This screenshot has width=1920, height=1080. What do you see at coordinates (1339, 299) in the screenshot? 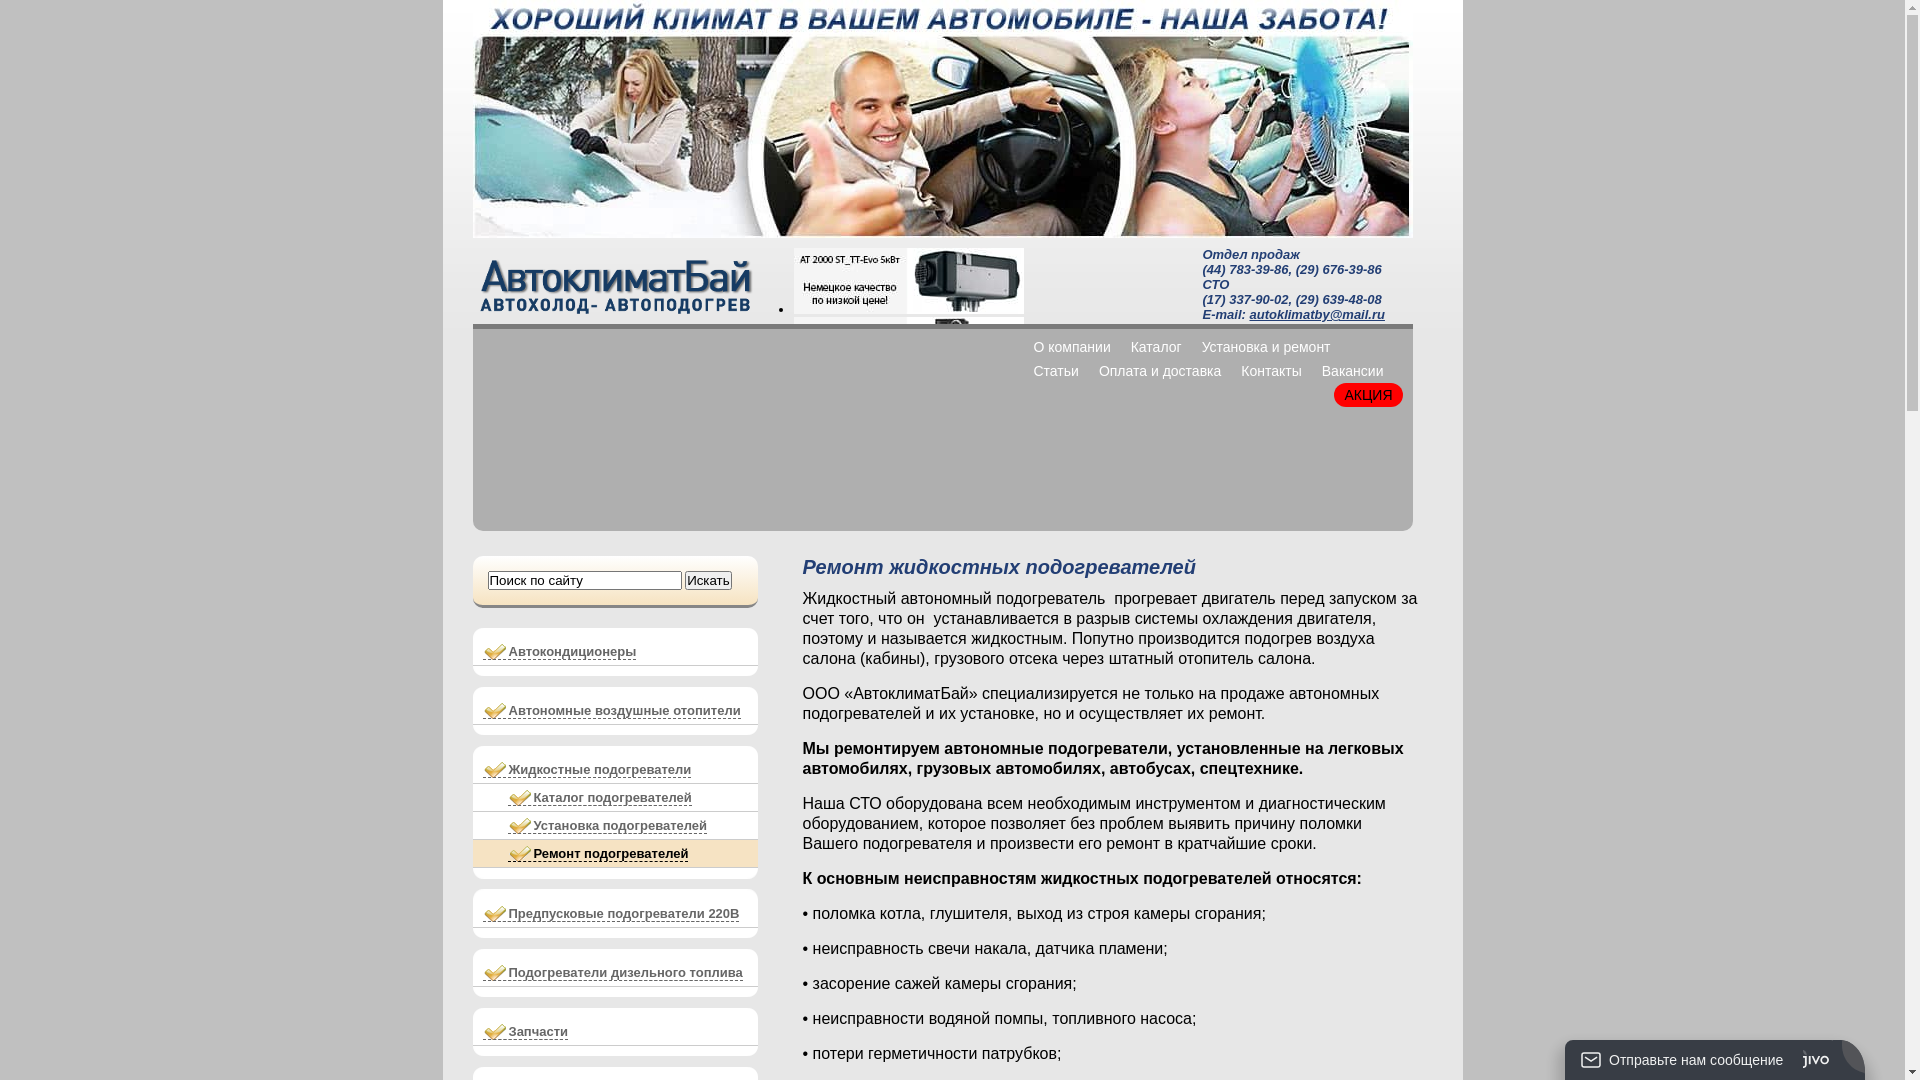
I see `'(29) 639-48-08'` at bounding box center [1339, 299].